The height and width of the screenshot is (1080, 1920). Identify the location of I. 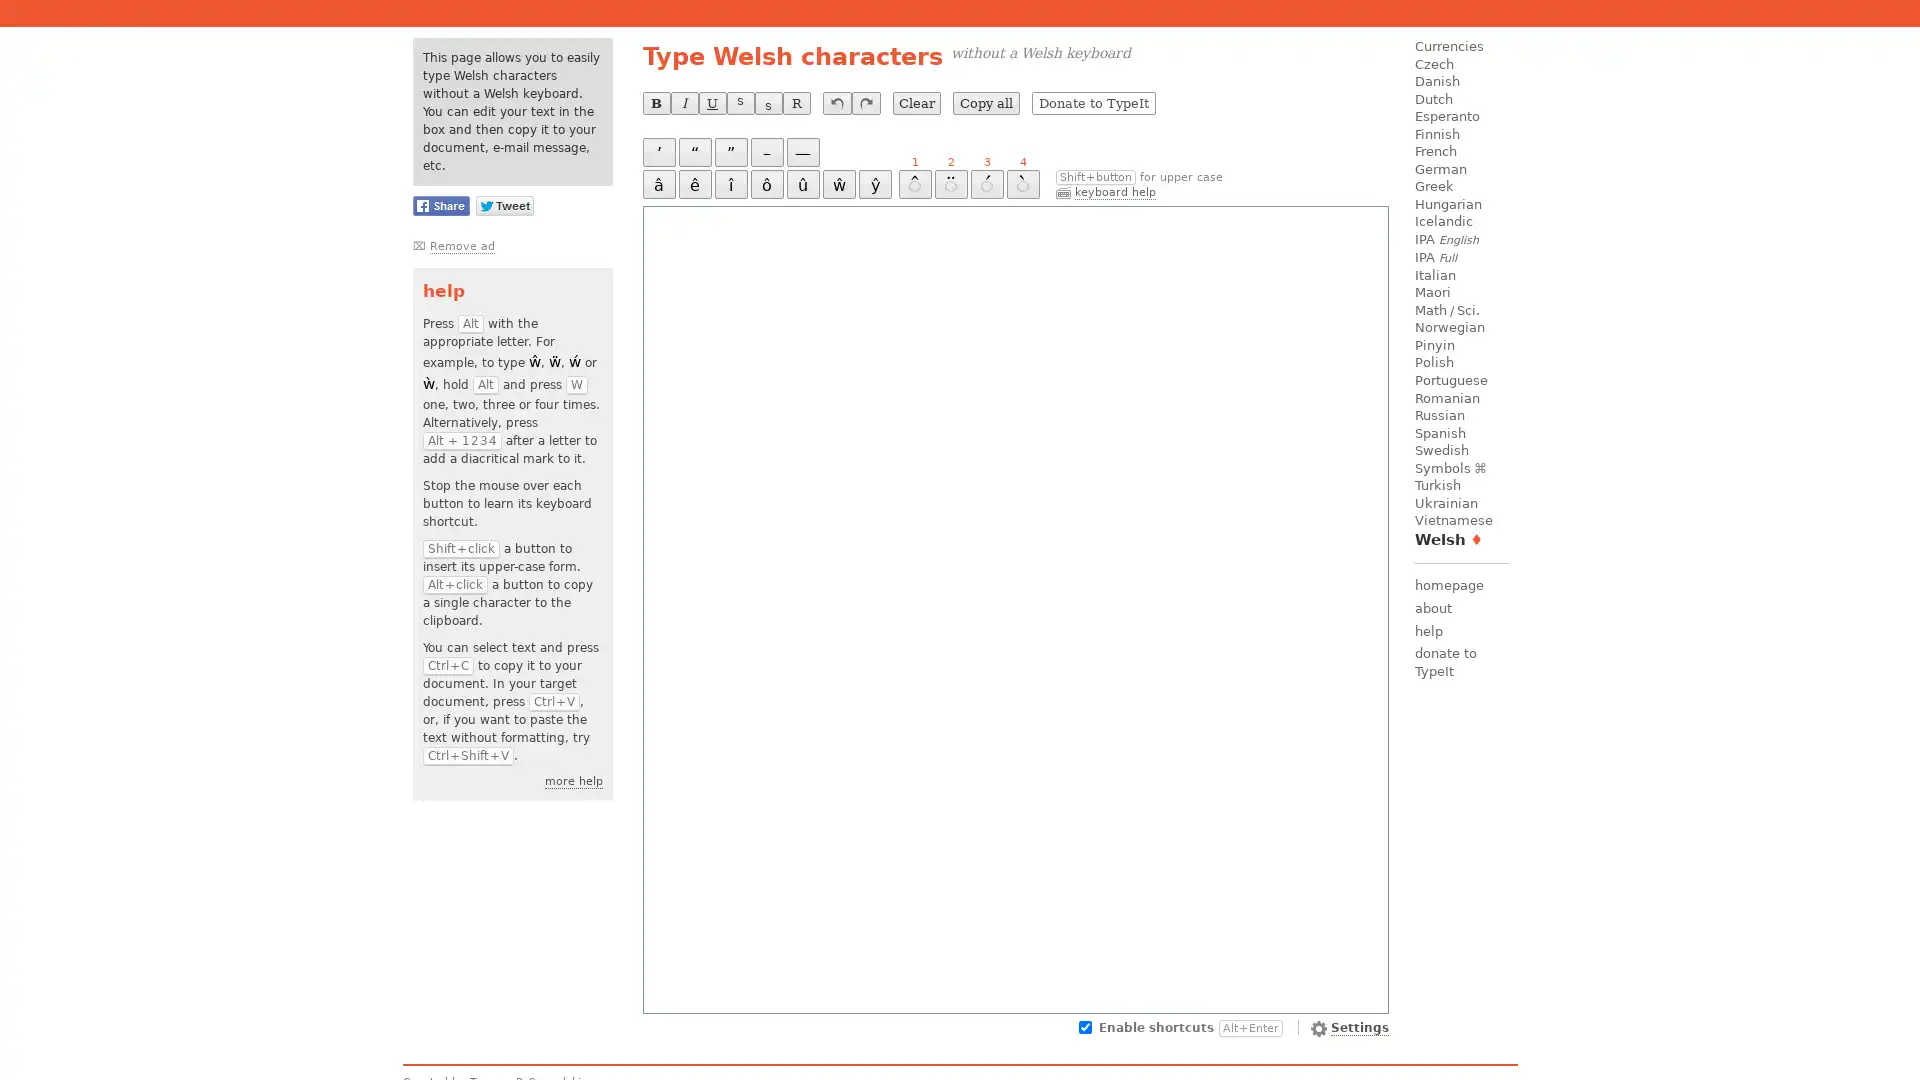
(683, 103).